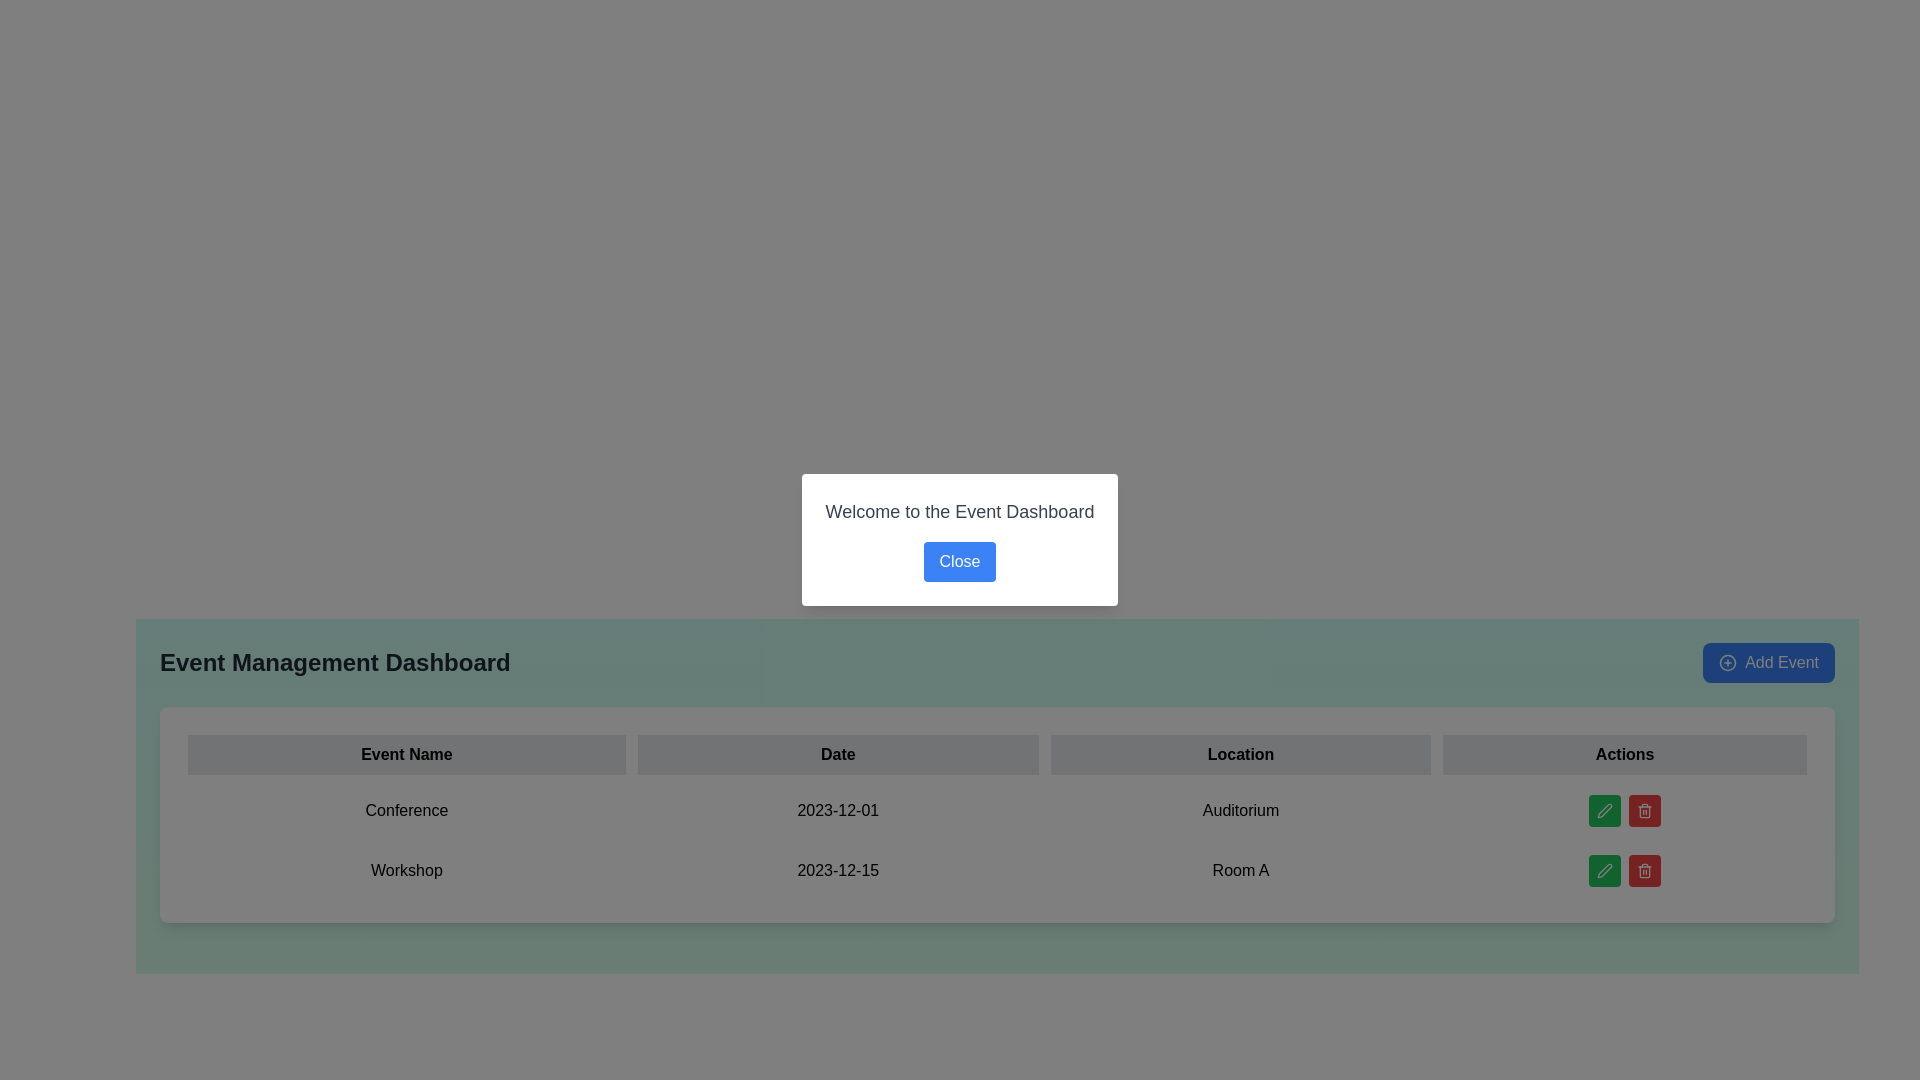 The width and height of the screenshot is (1920, 1080). Describe the element at coordinates (1645, 810) in the screenshot. I see `the deletion button located on the rightmost side of the row within the 'Actions' column of the table` at that location.